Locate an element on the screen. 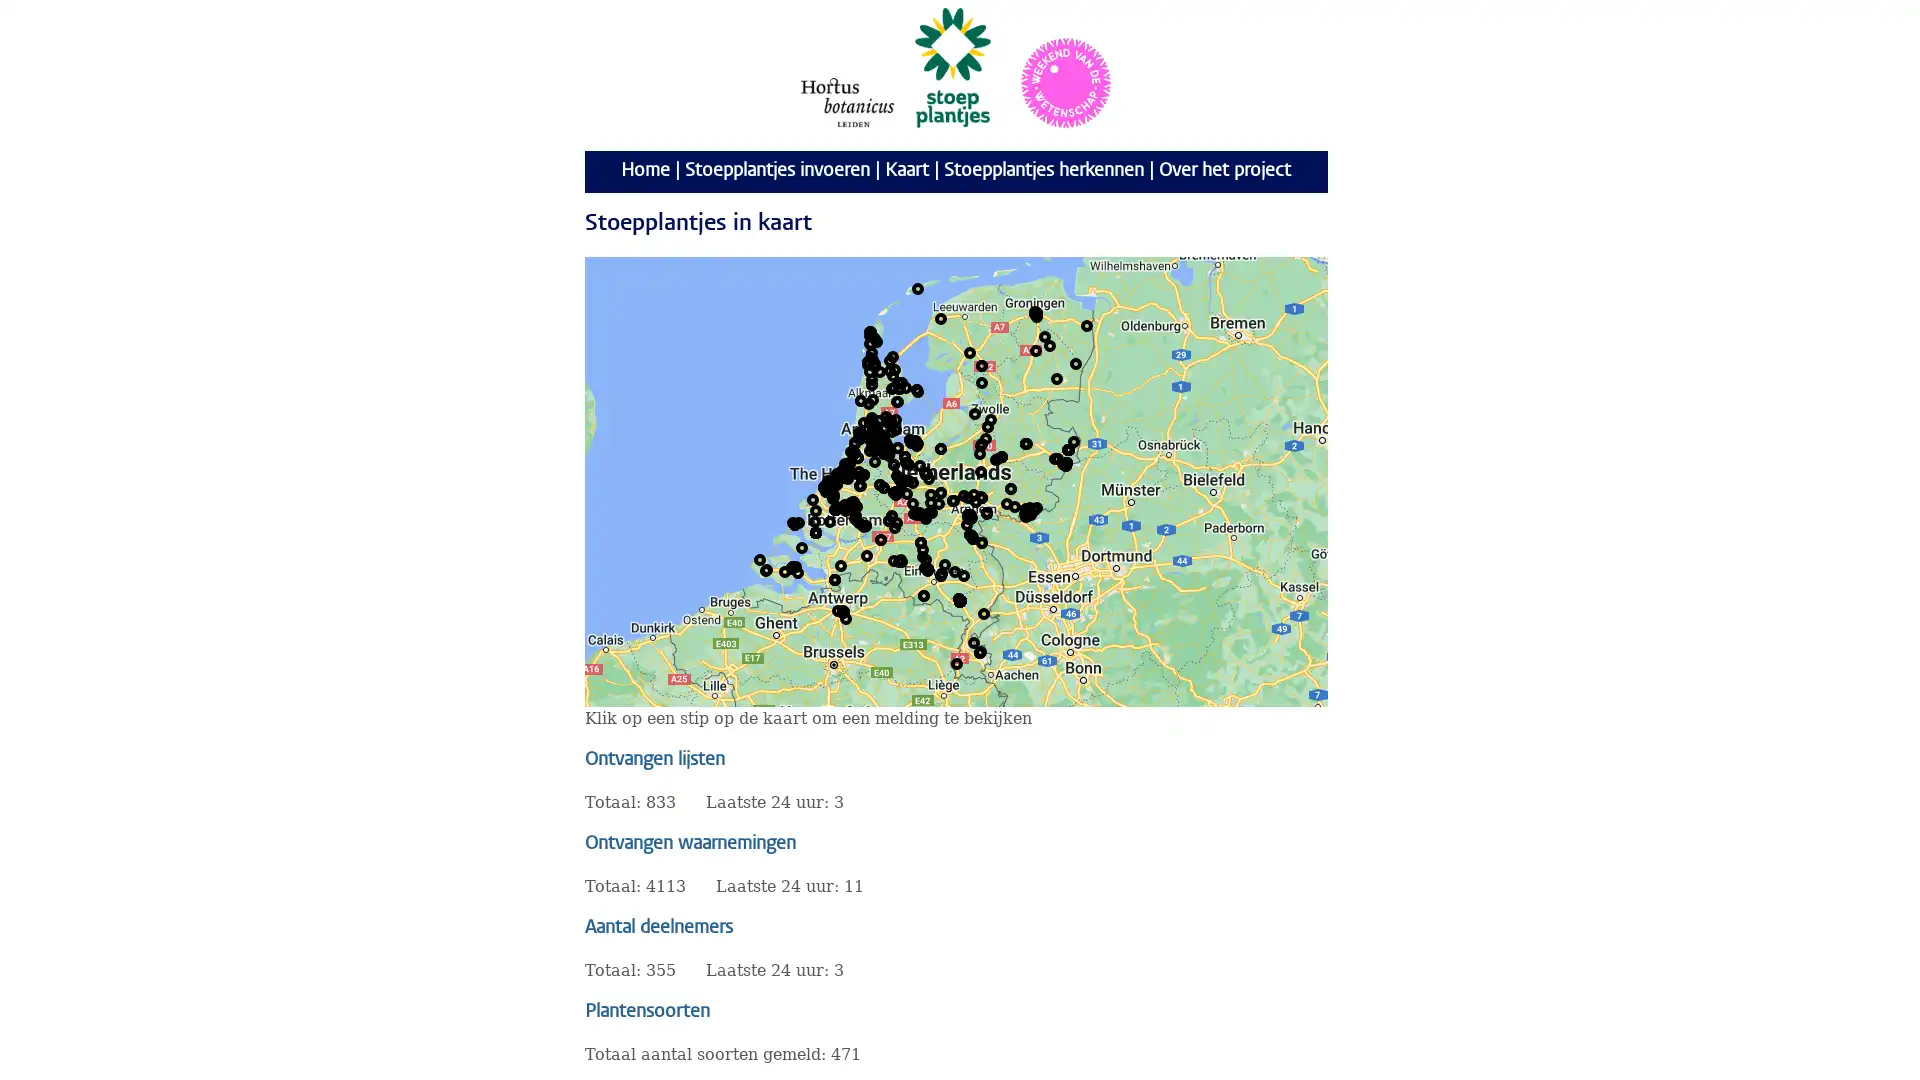 This screenshot has width=1920, height=1080. Telling van Annelies op 09 april 2022 is located at coordinates (766, 569).